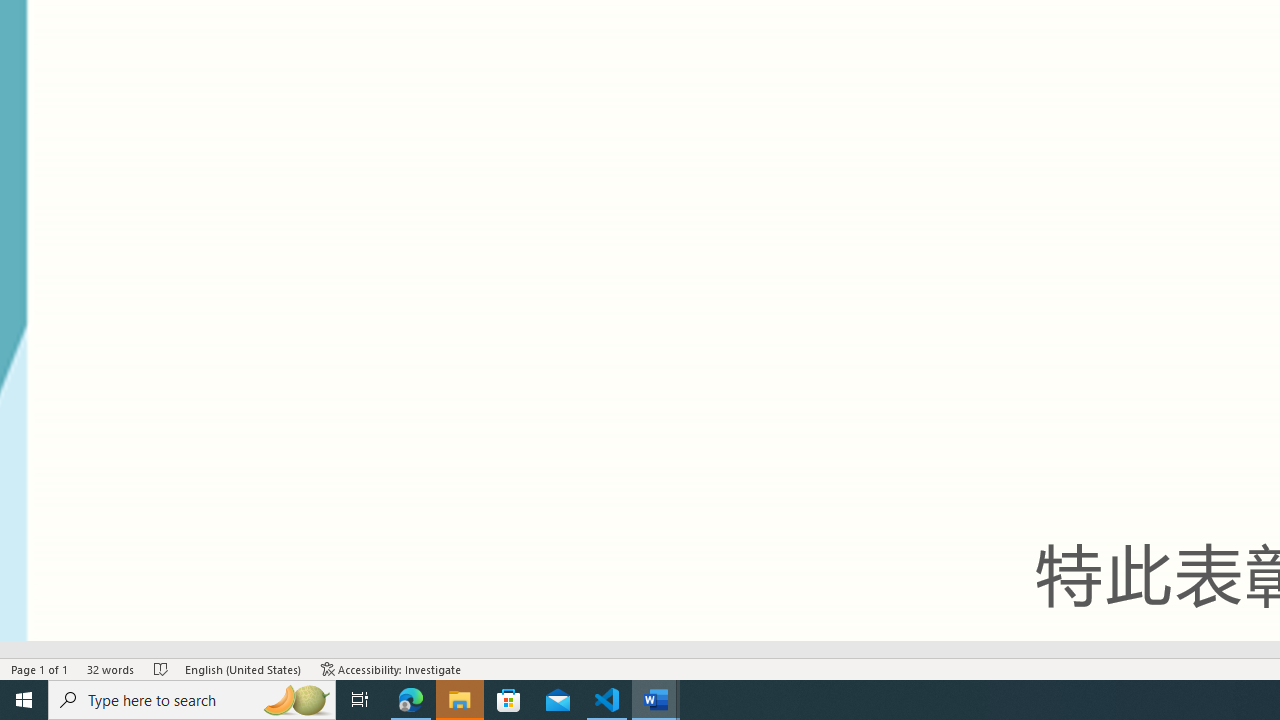  What do you see at coordinates (161, 669) in the screenshot?
I see `'Spelling and Grammar Check No Errors'` at bounding box center [161, 669].